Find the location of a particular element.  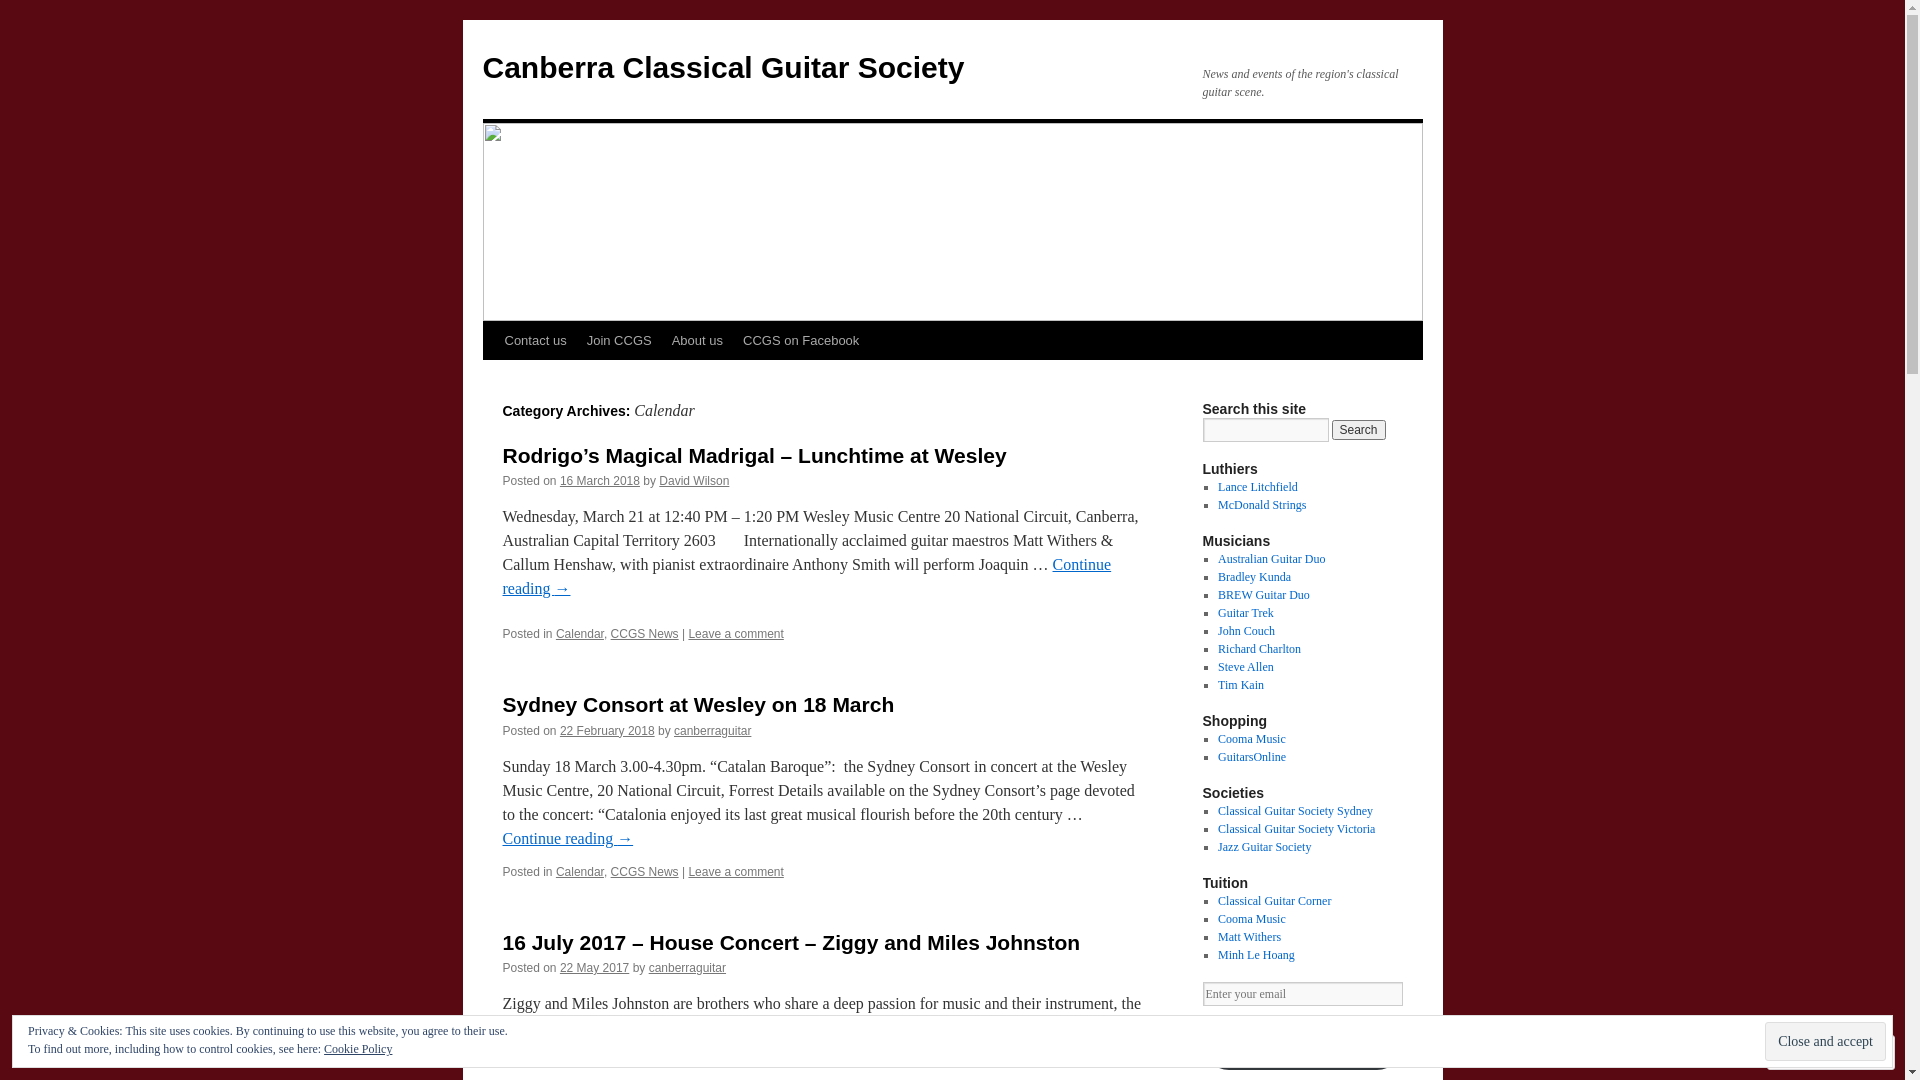

'Guitar Trek' is located at coordinates (1245, 612).